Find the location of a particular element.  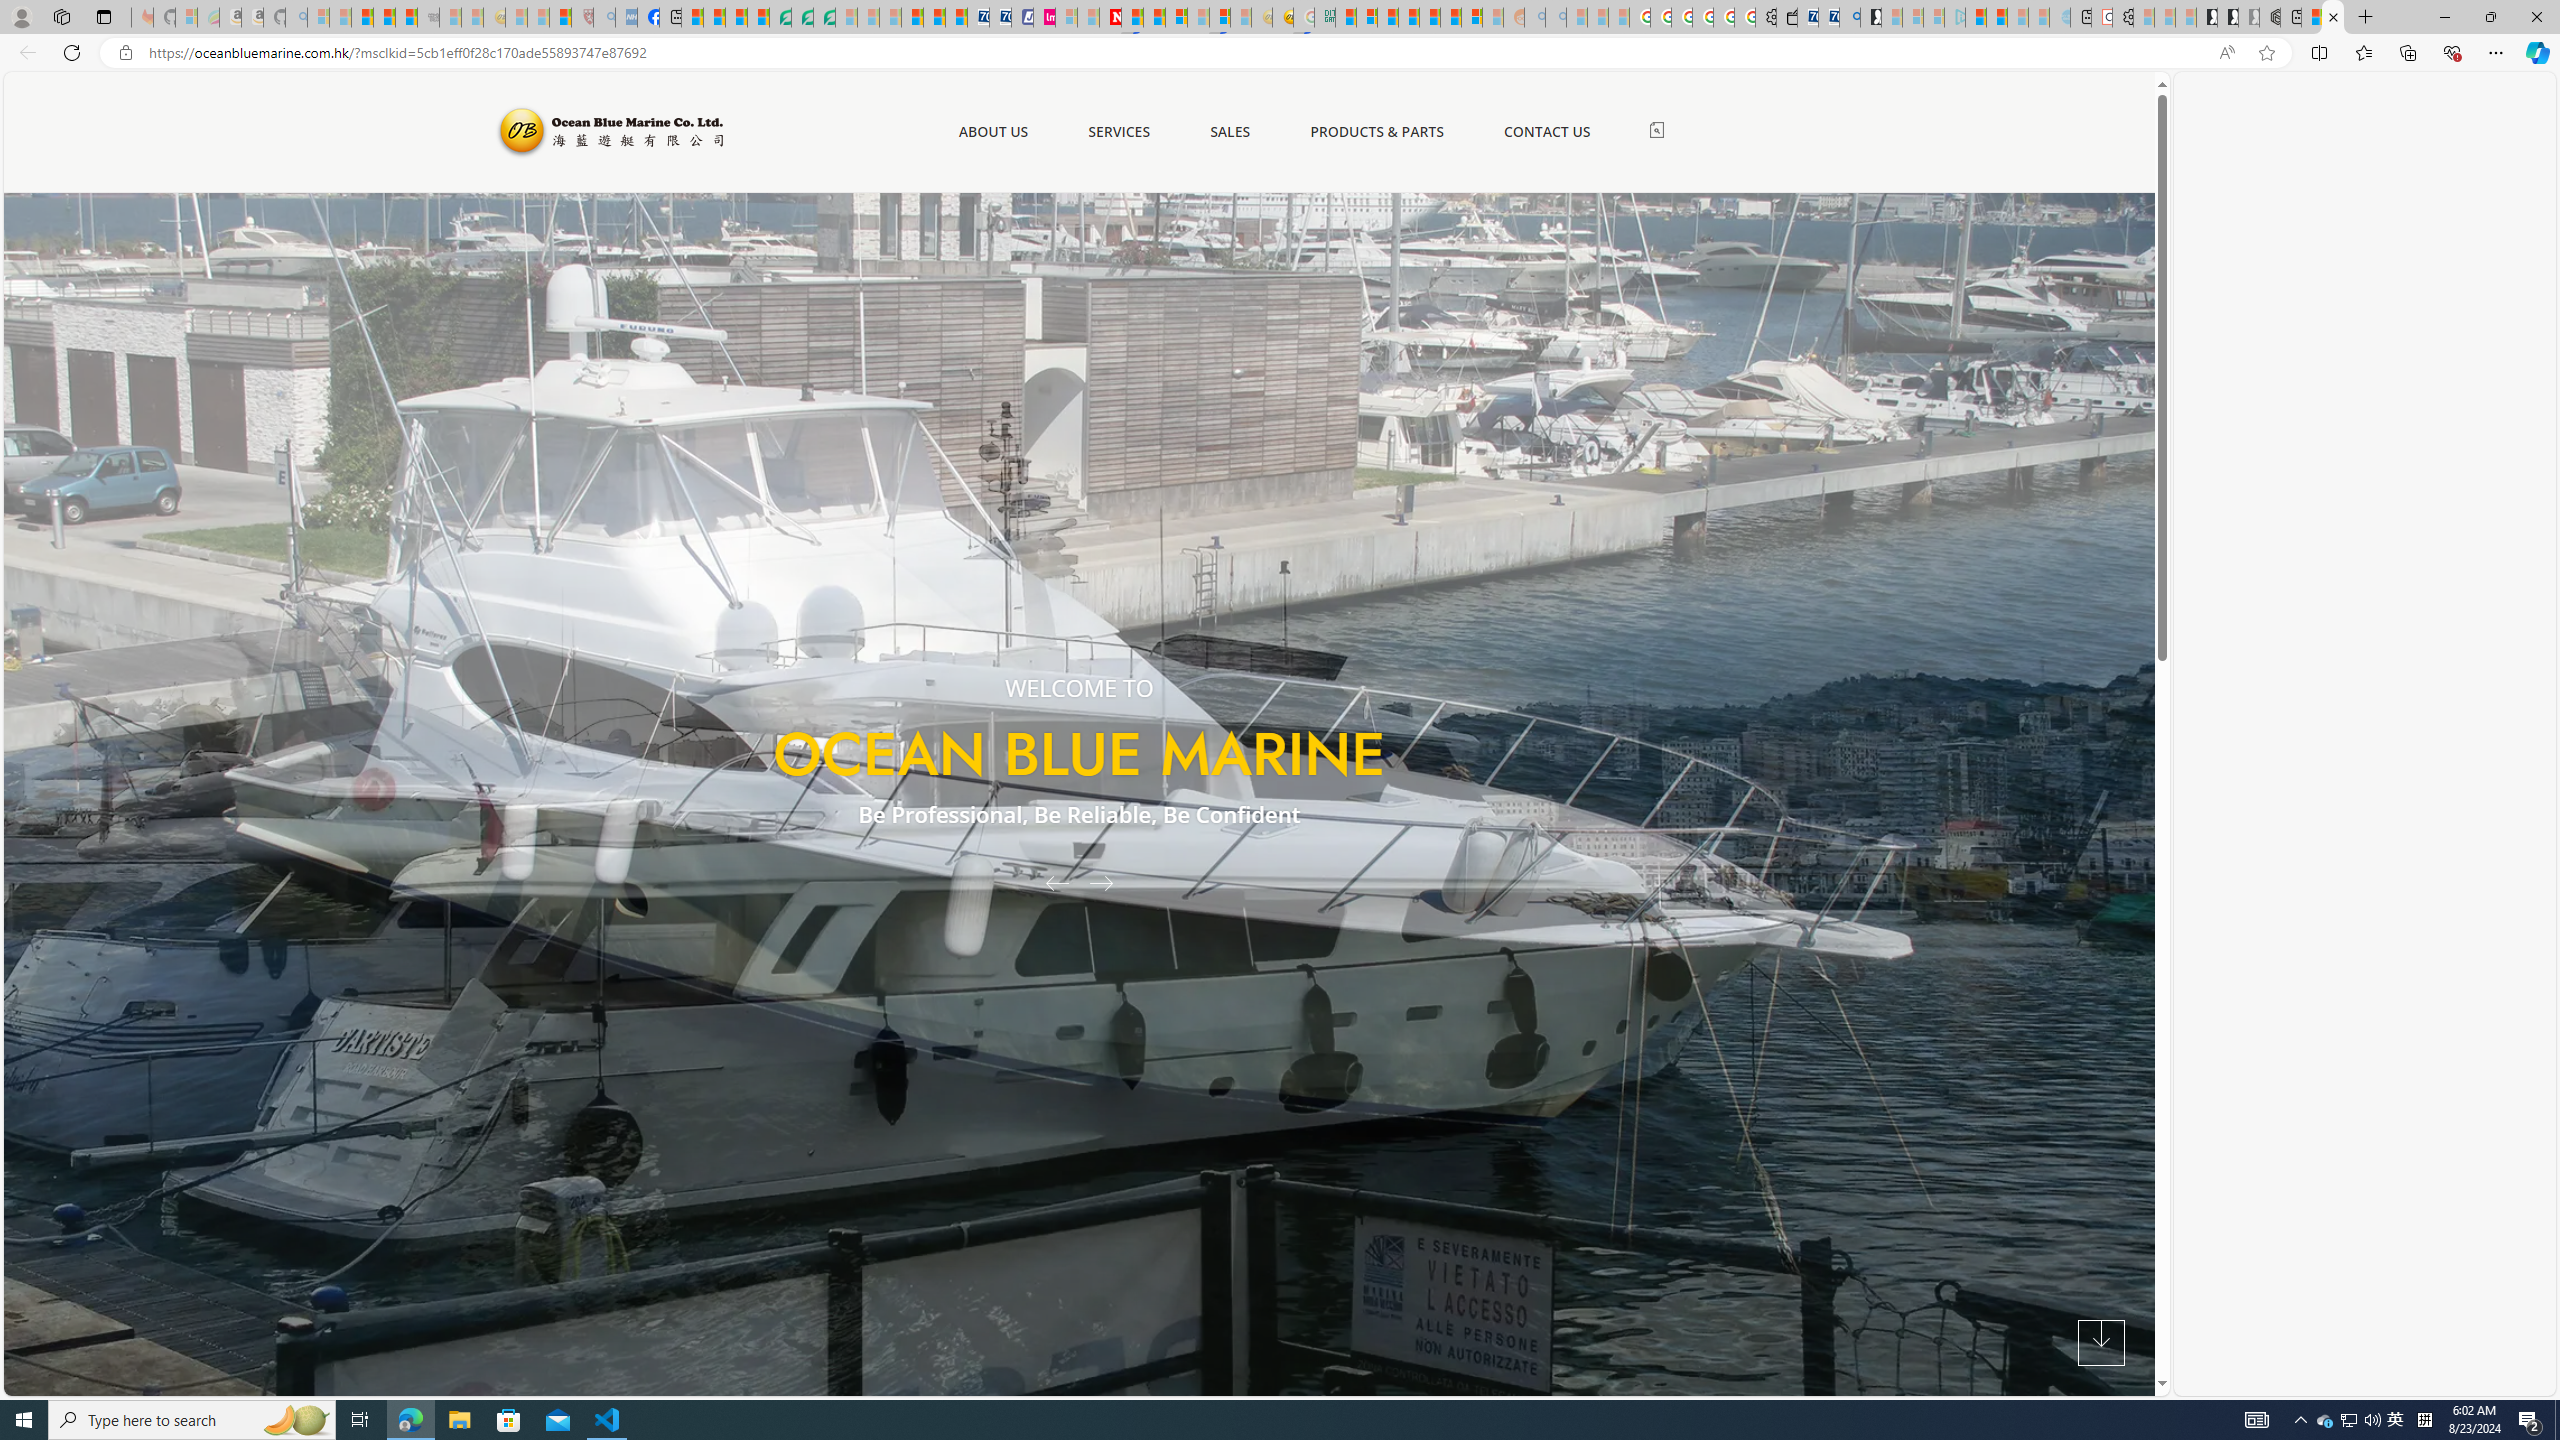

'Ocean Blue Marine' is located at coordinates (607, 130).